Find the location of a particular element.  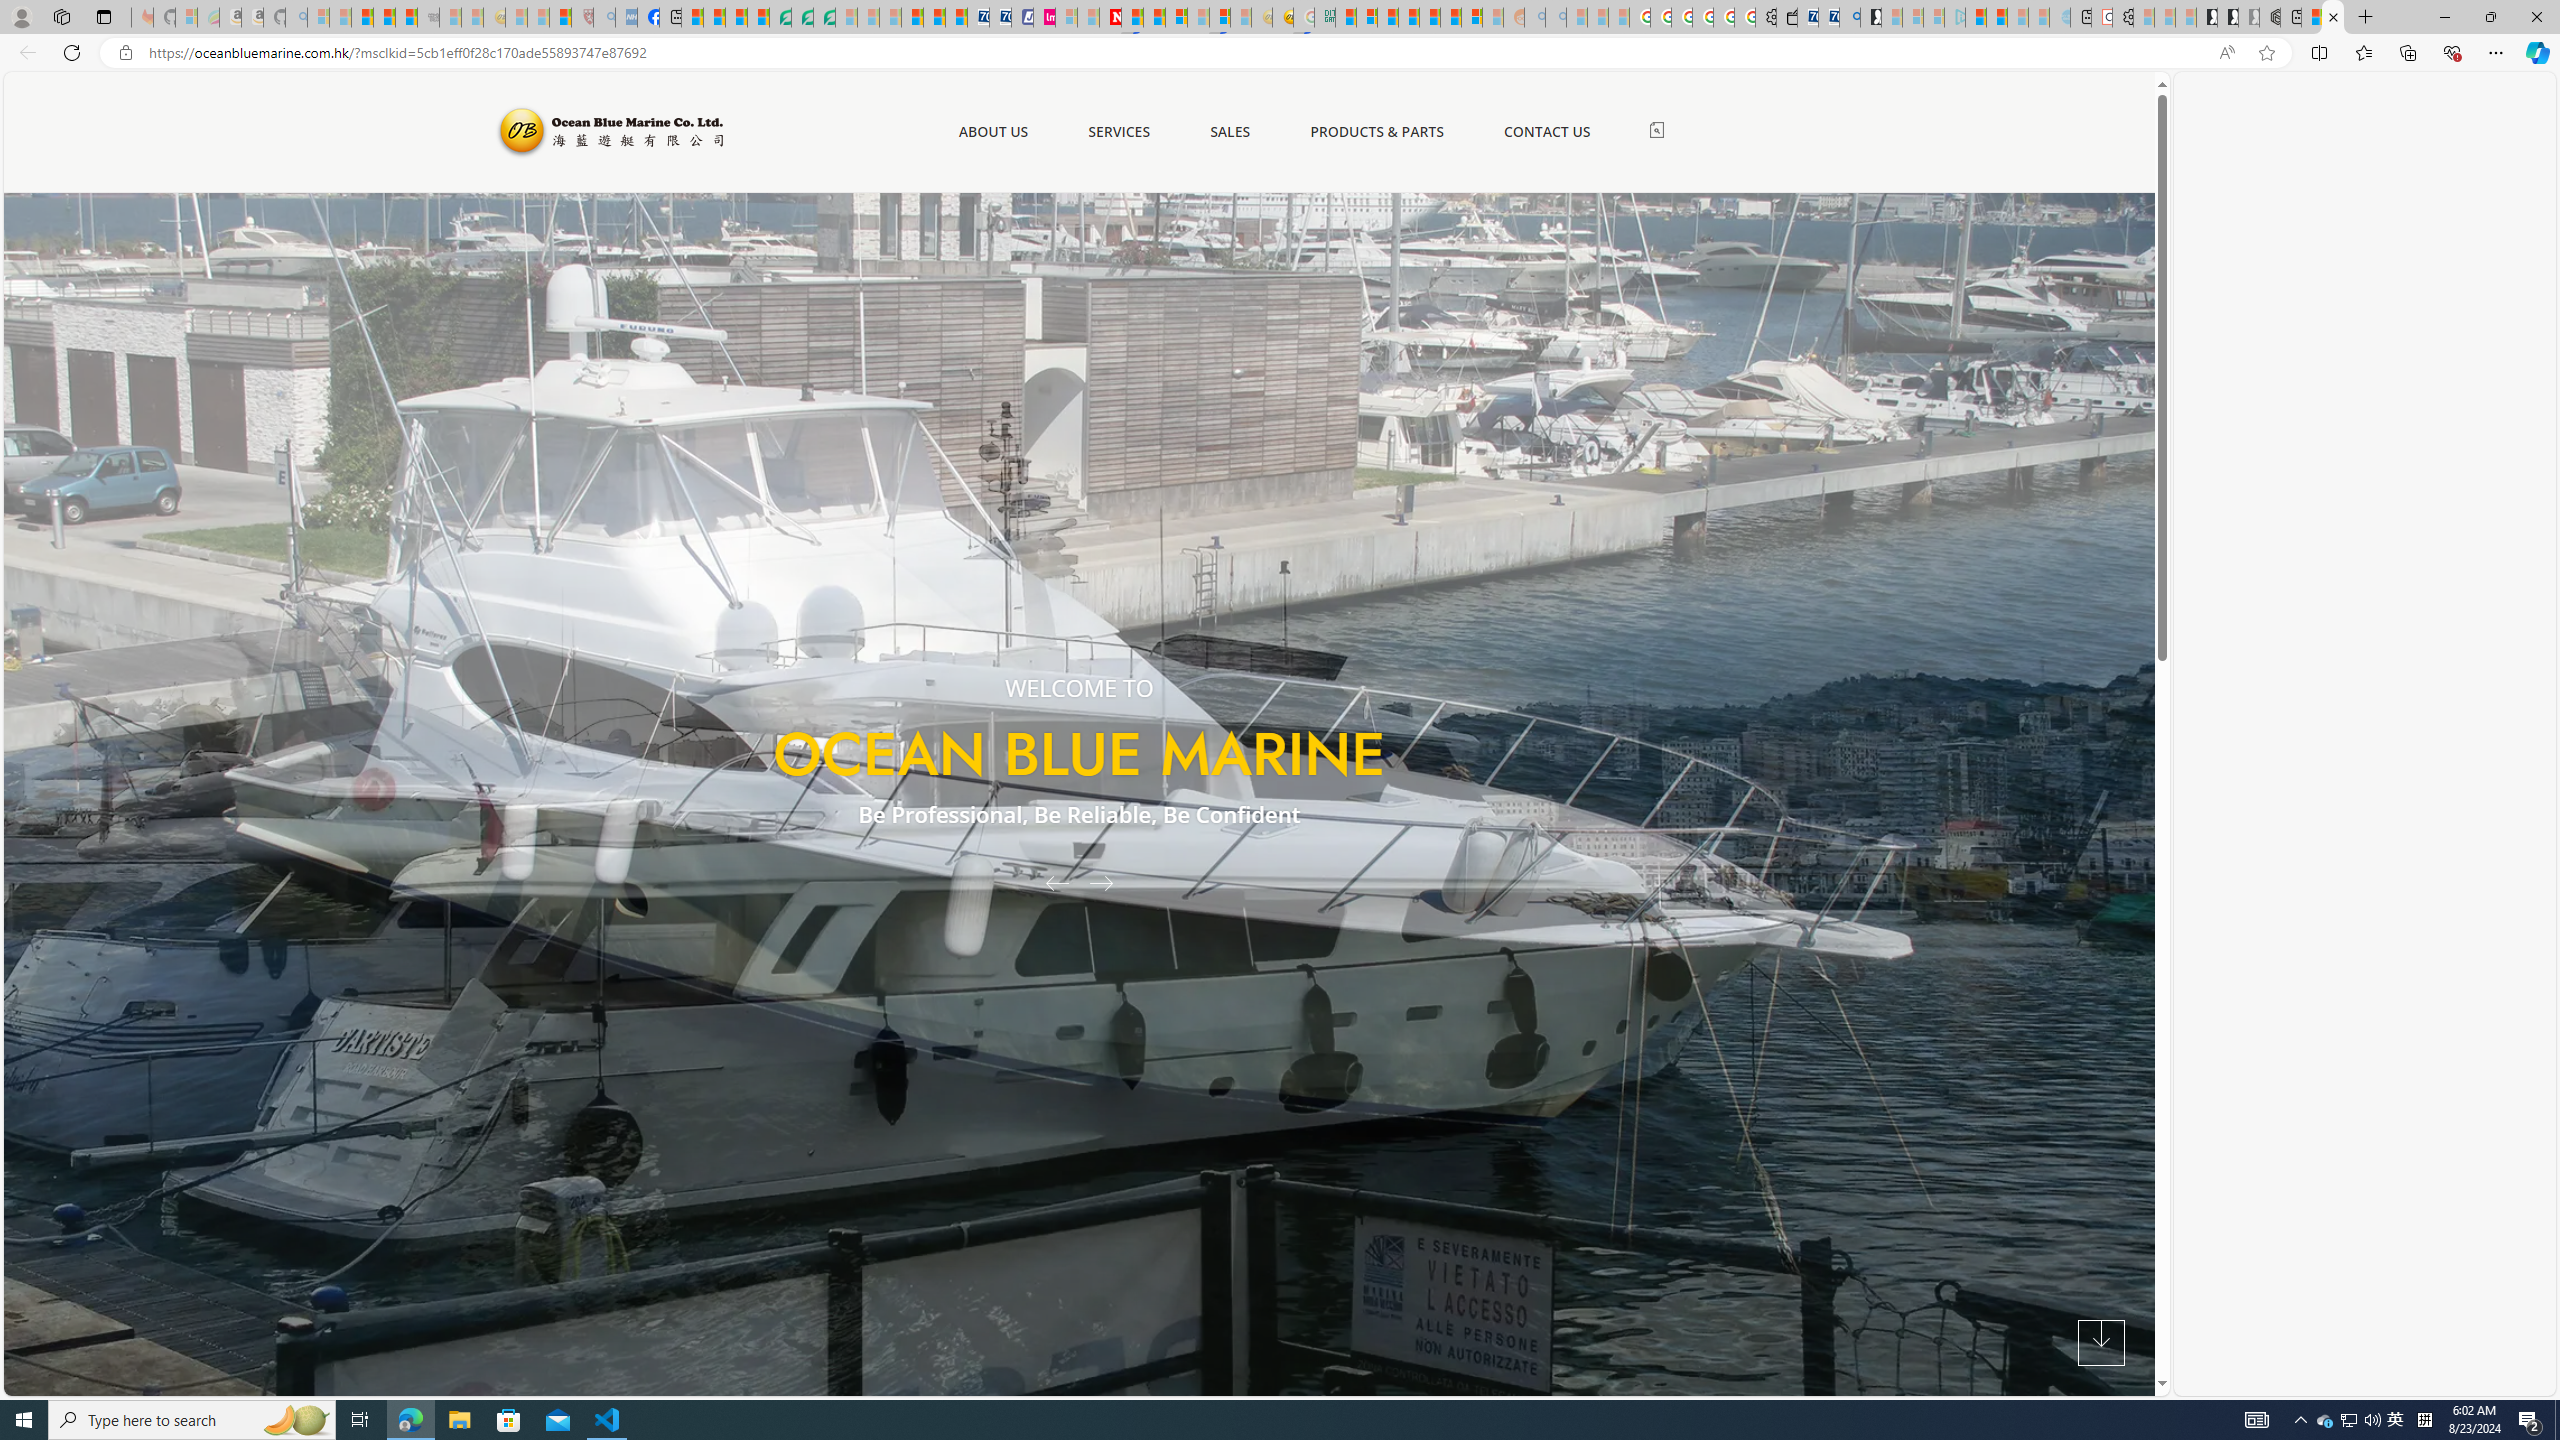

'Ocean Blue Marine' is located at coordinates (607, 130).